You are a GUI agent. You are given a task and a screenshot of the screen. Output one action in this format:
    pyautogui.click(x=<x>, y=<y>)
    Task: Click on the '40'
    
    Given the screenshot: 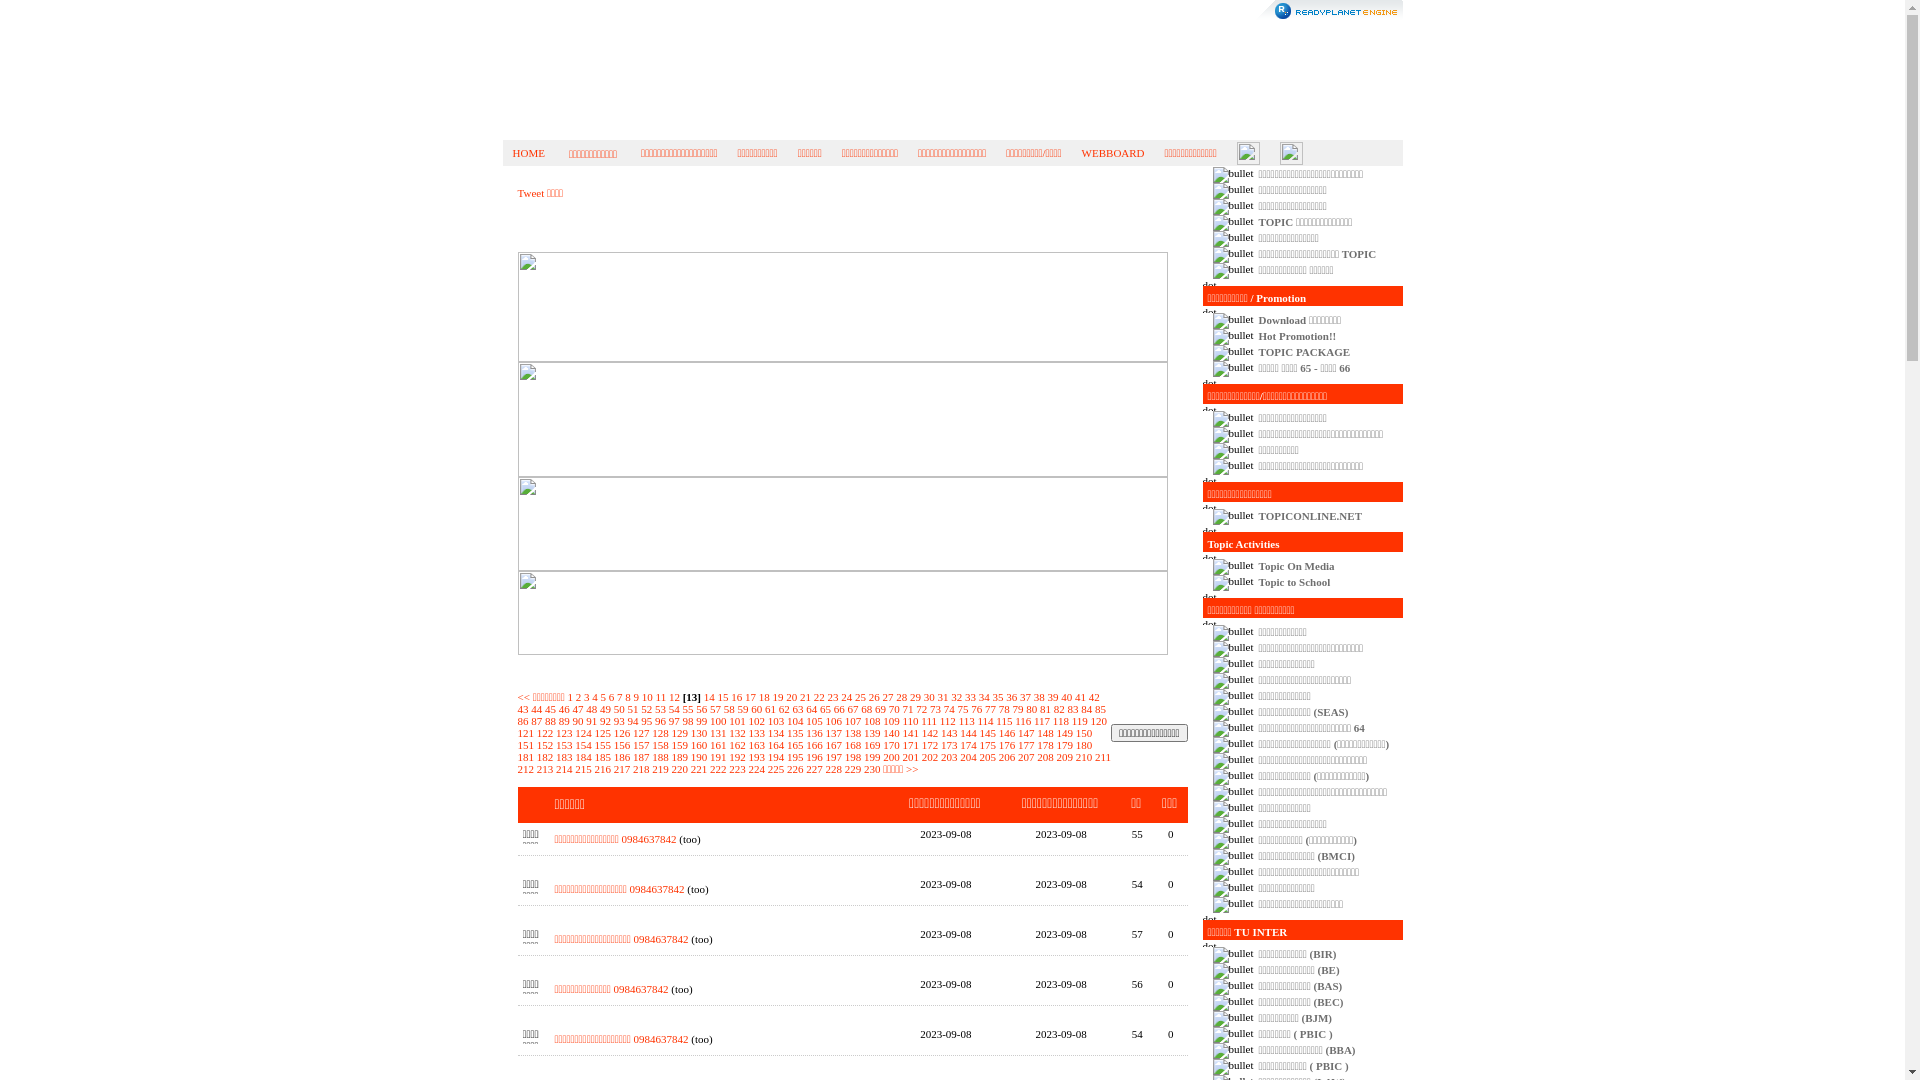 What is the action you would take?
    pyautogui.click(x=1065, y=696)
    